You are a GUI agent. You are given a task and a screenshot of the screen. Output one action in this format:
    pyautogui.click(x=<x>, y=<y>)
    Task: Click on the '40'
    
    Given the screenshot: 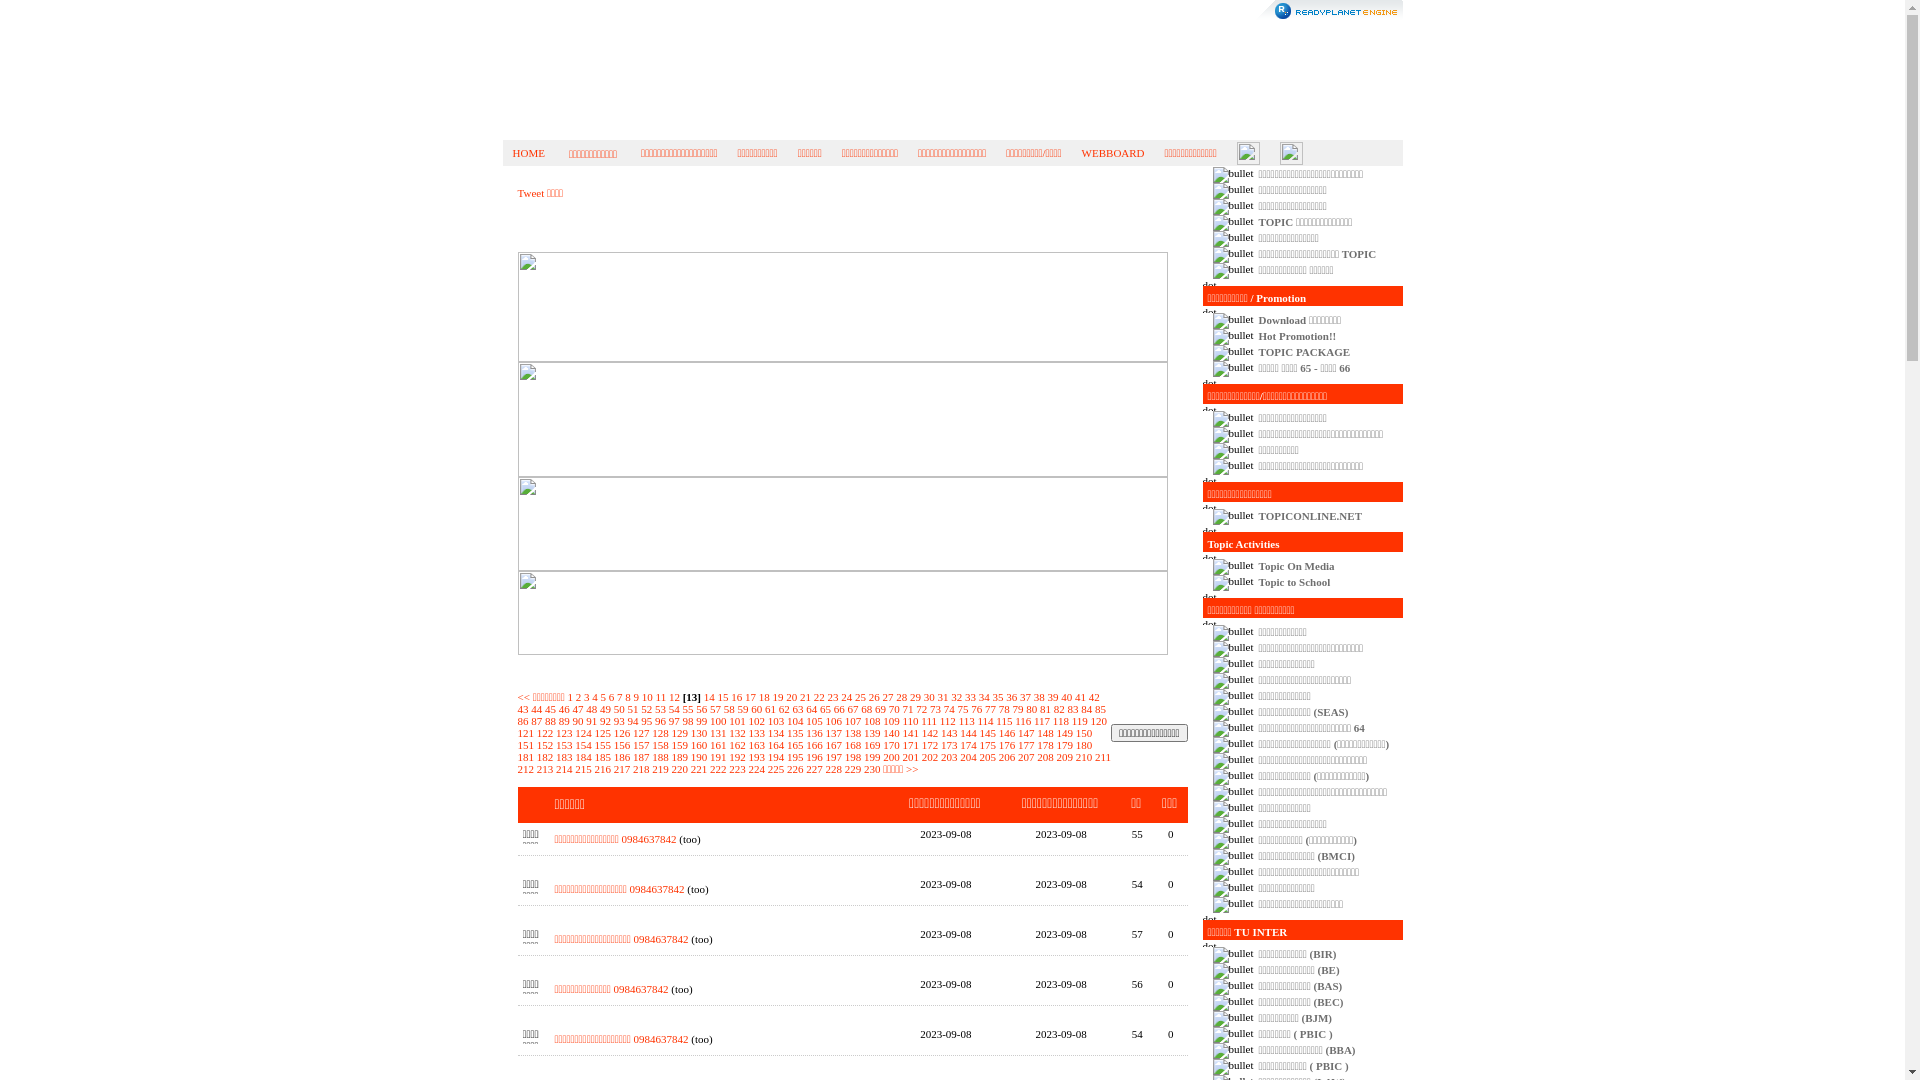 What is the action you would take?
    pyautogui.click(x=1065, y=696)
    